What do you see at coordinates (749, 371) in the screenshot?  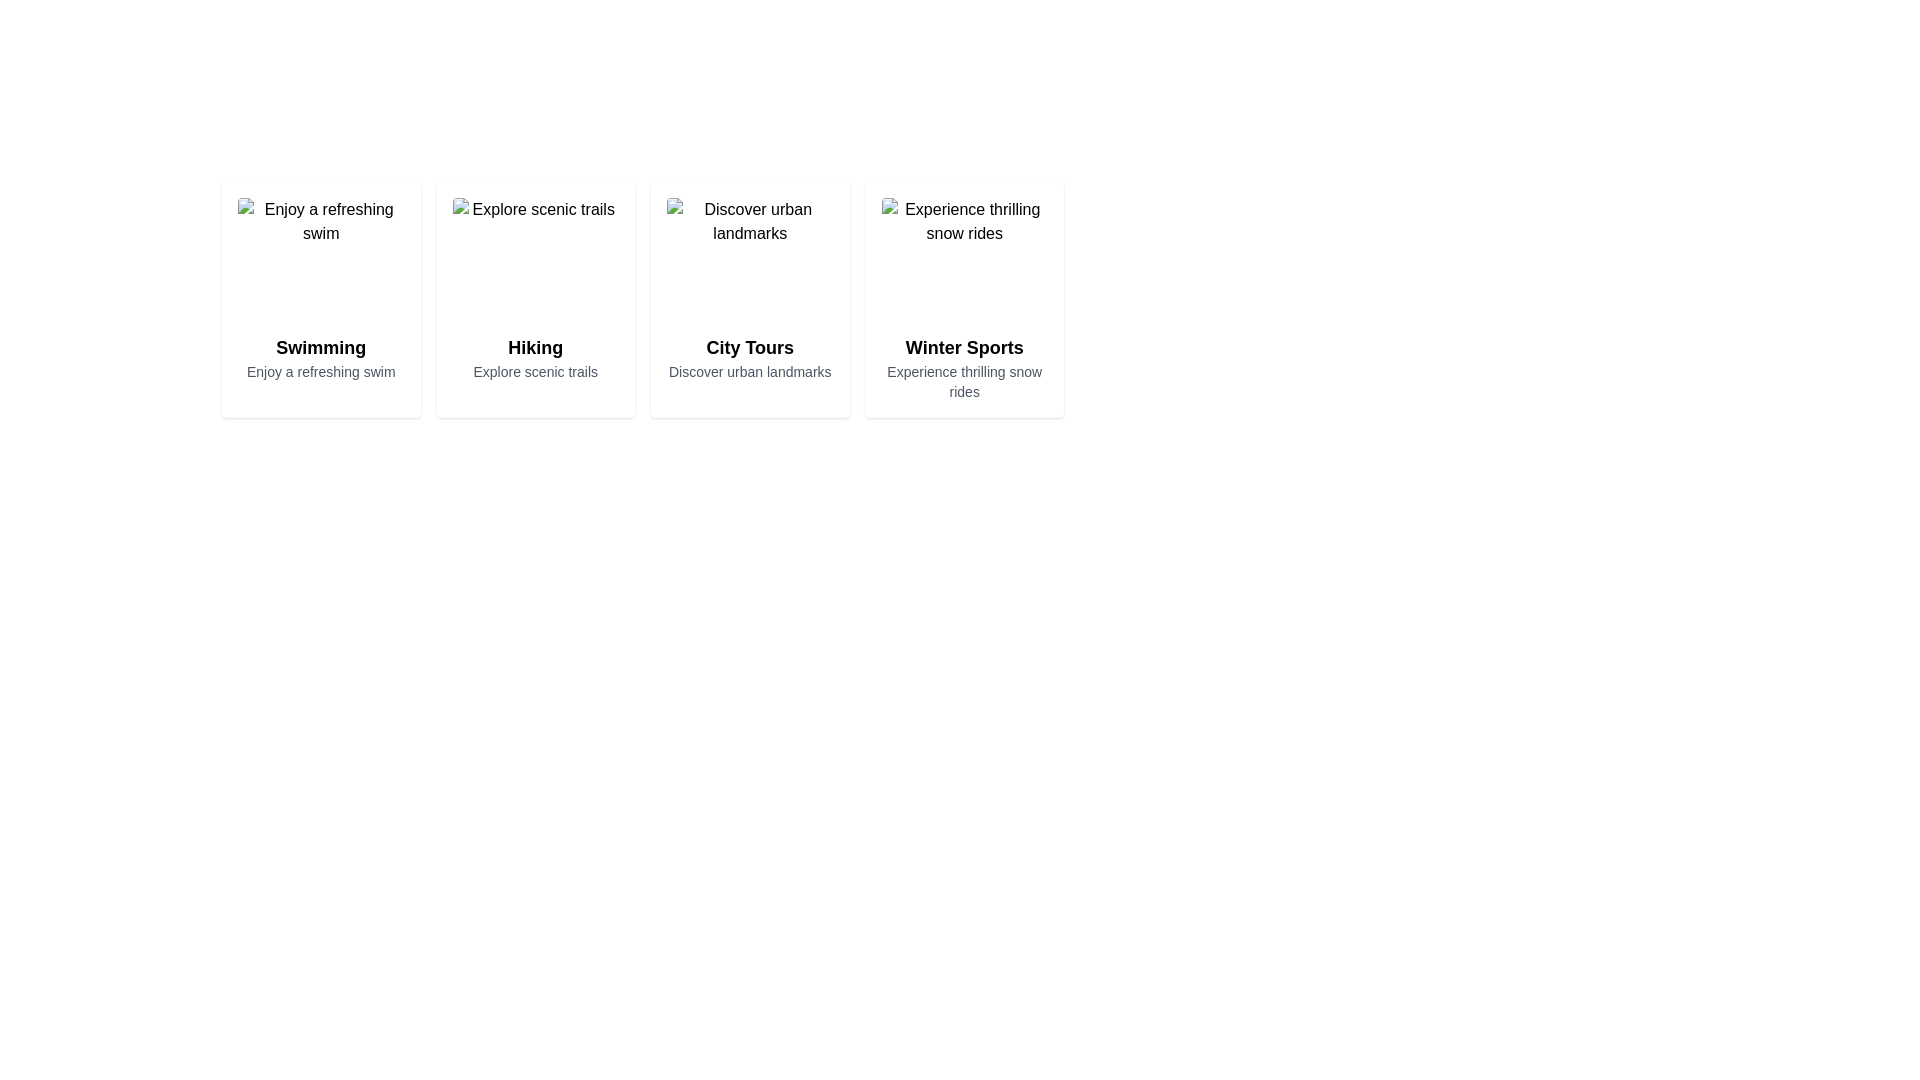 I see `the static text label that provides additional information about 'City Tours', located beneath the 'City Tours' heading in the bottom section of the card component` at bounding box center [749, 371].